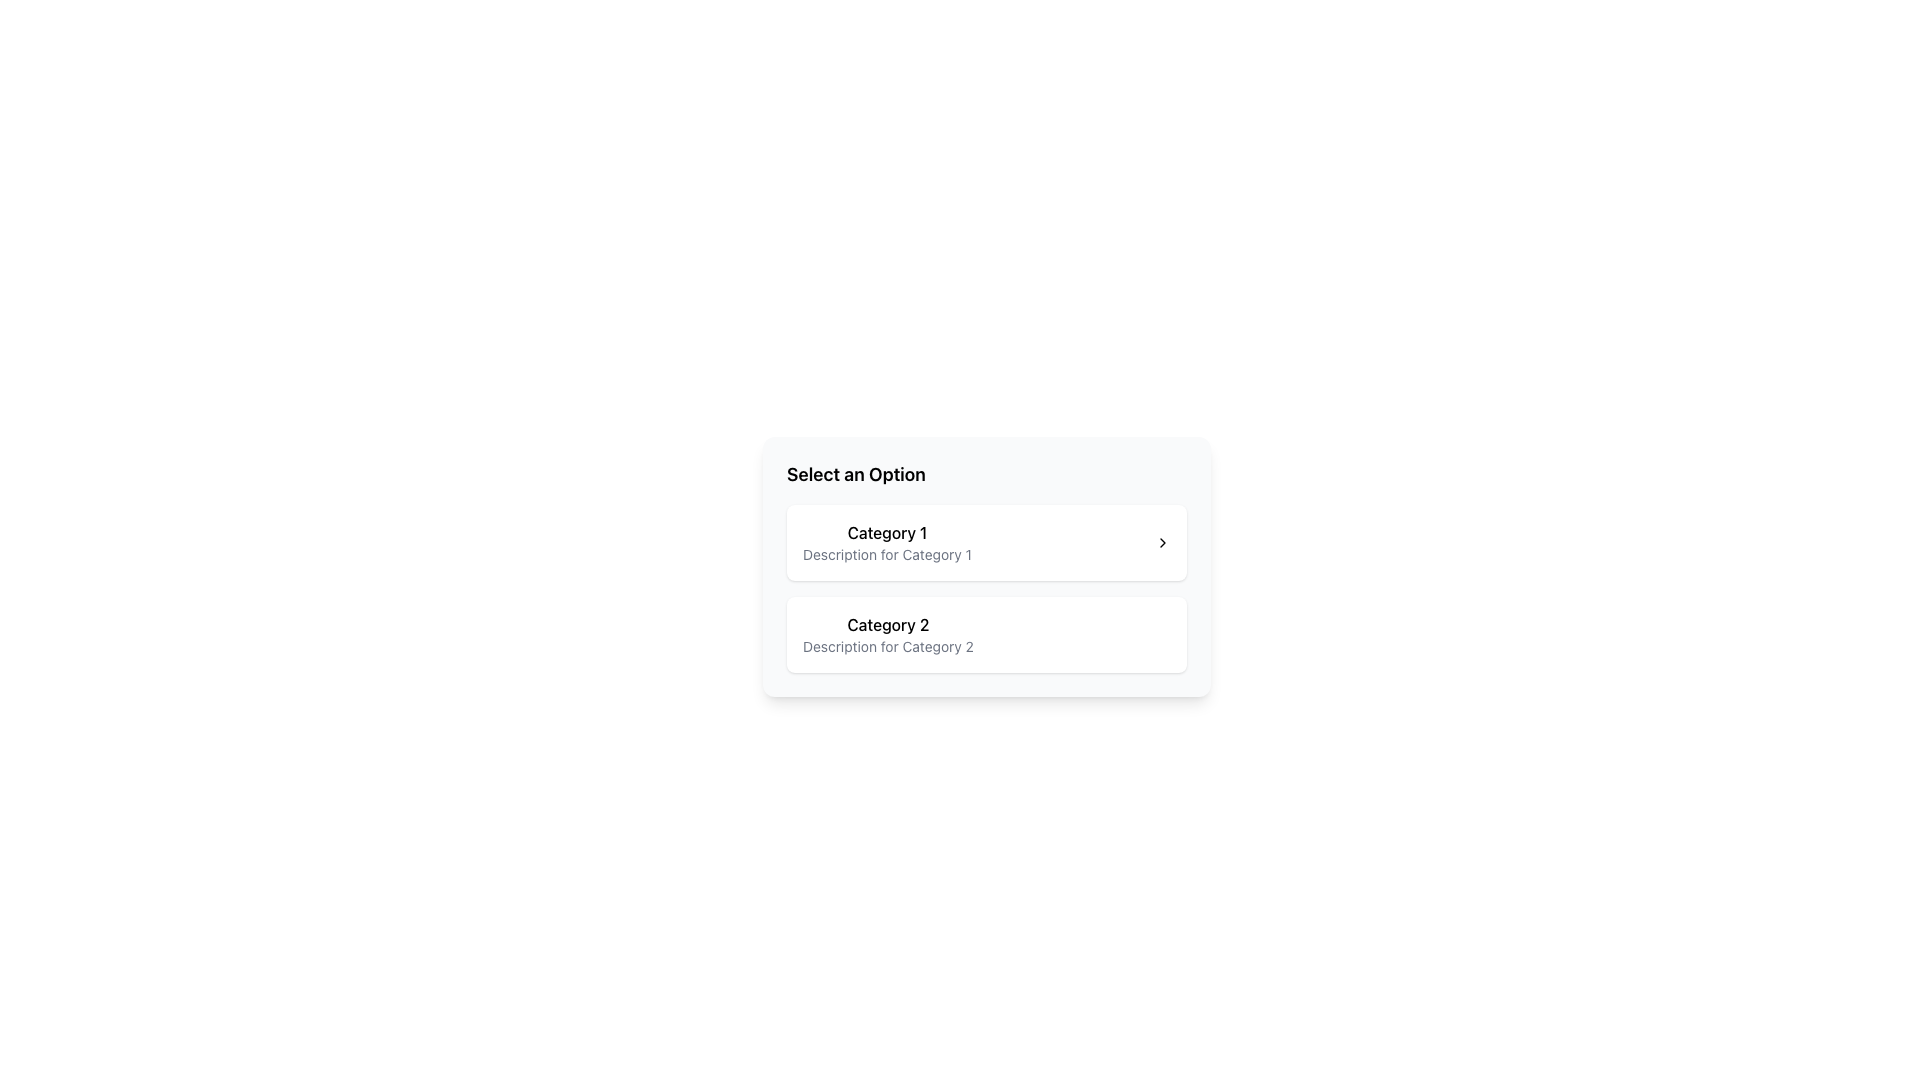 The image size is (1920, 1080). I want to click on supporting text located directly under 'Category 1' in the first selection card of the options list, so click(886, 555).